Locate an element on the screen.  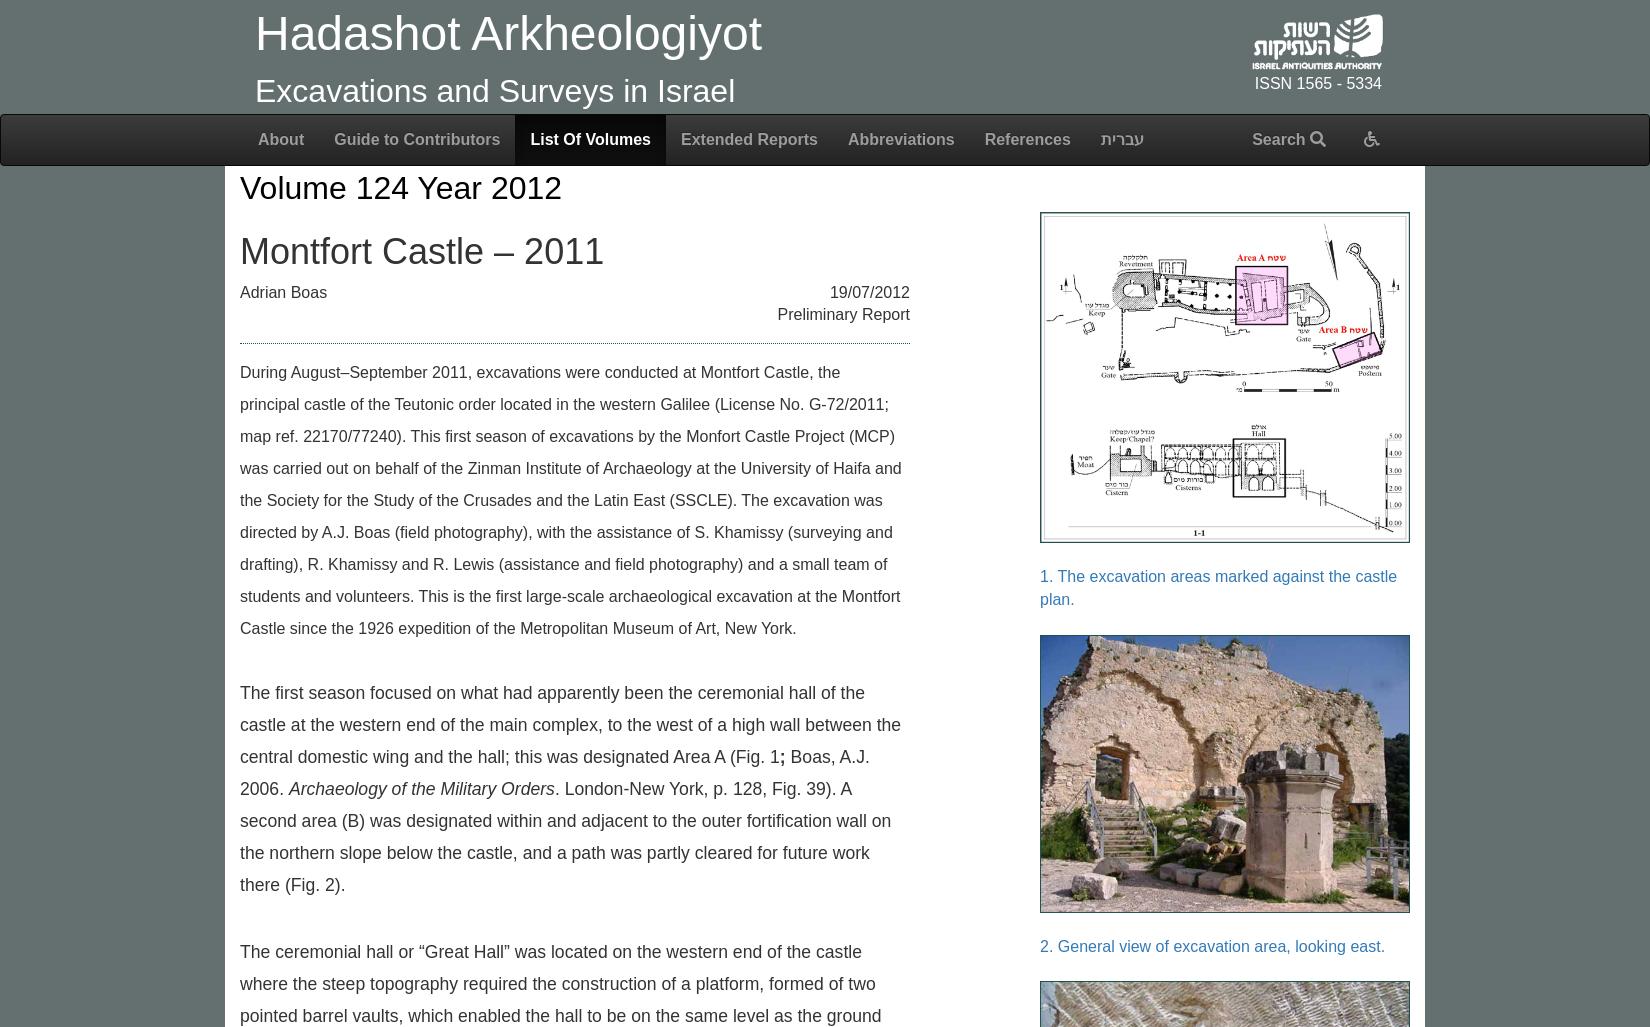
'Archaeology of the Military Orders' is located at coordinates (420, 788).